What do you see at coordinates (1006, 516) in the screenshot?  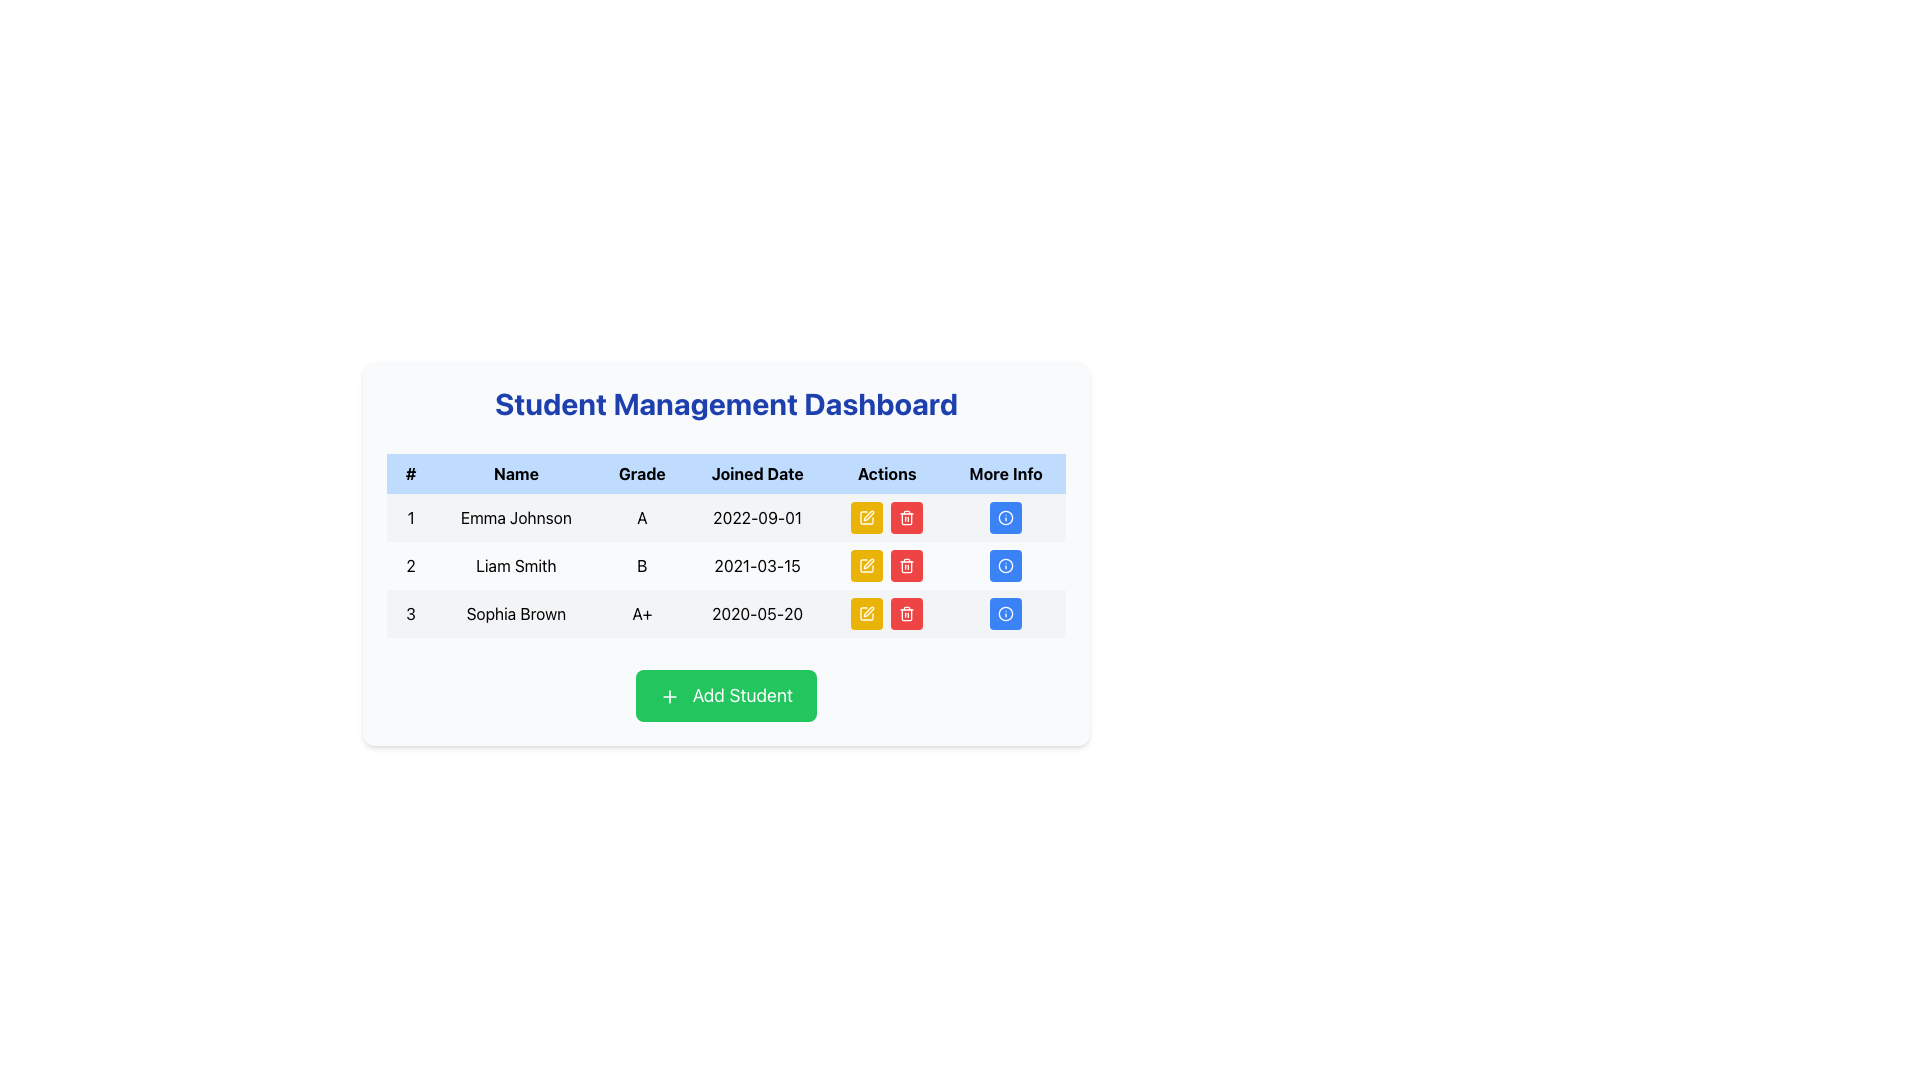 I see `the small circular information icon button with a blue background and white border in the 'More Info' column of the 'Student Management Dashboard' for the student 'Emma Johnson'` at bounding box center [1006, 516].